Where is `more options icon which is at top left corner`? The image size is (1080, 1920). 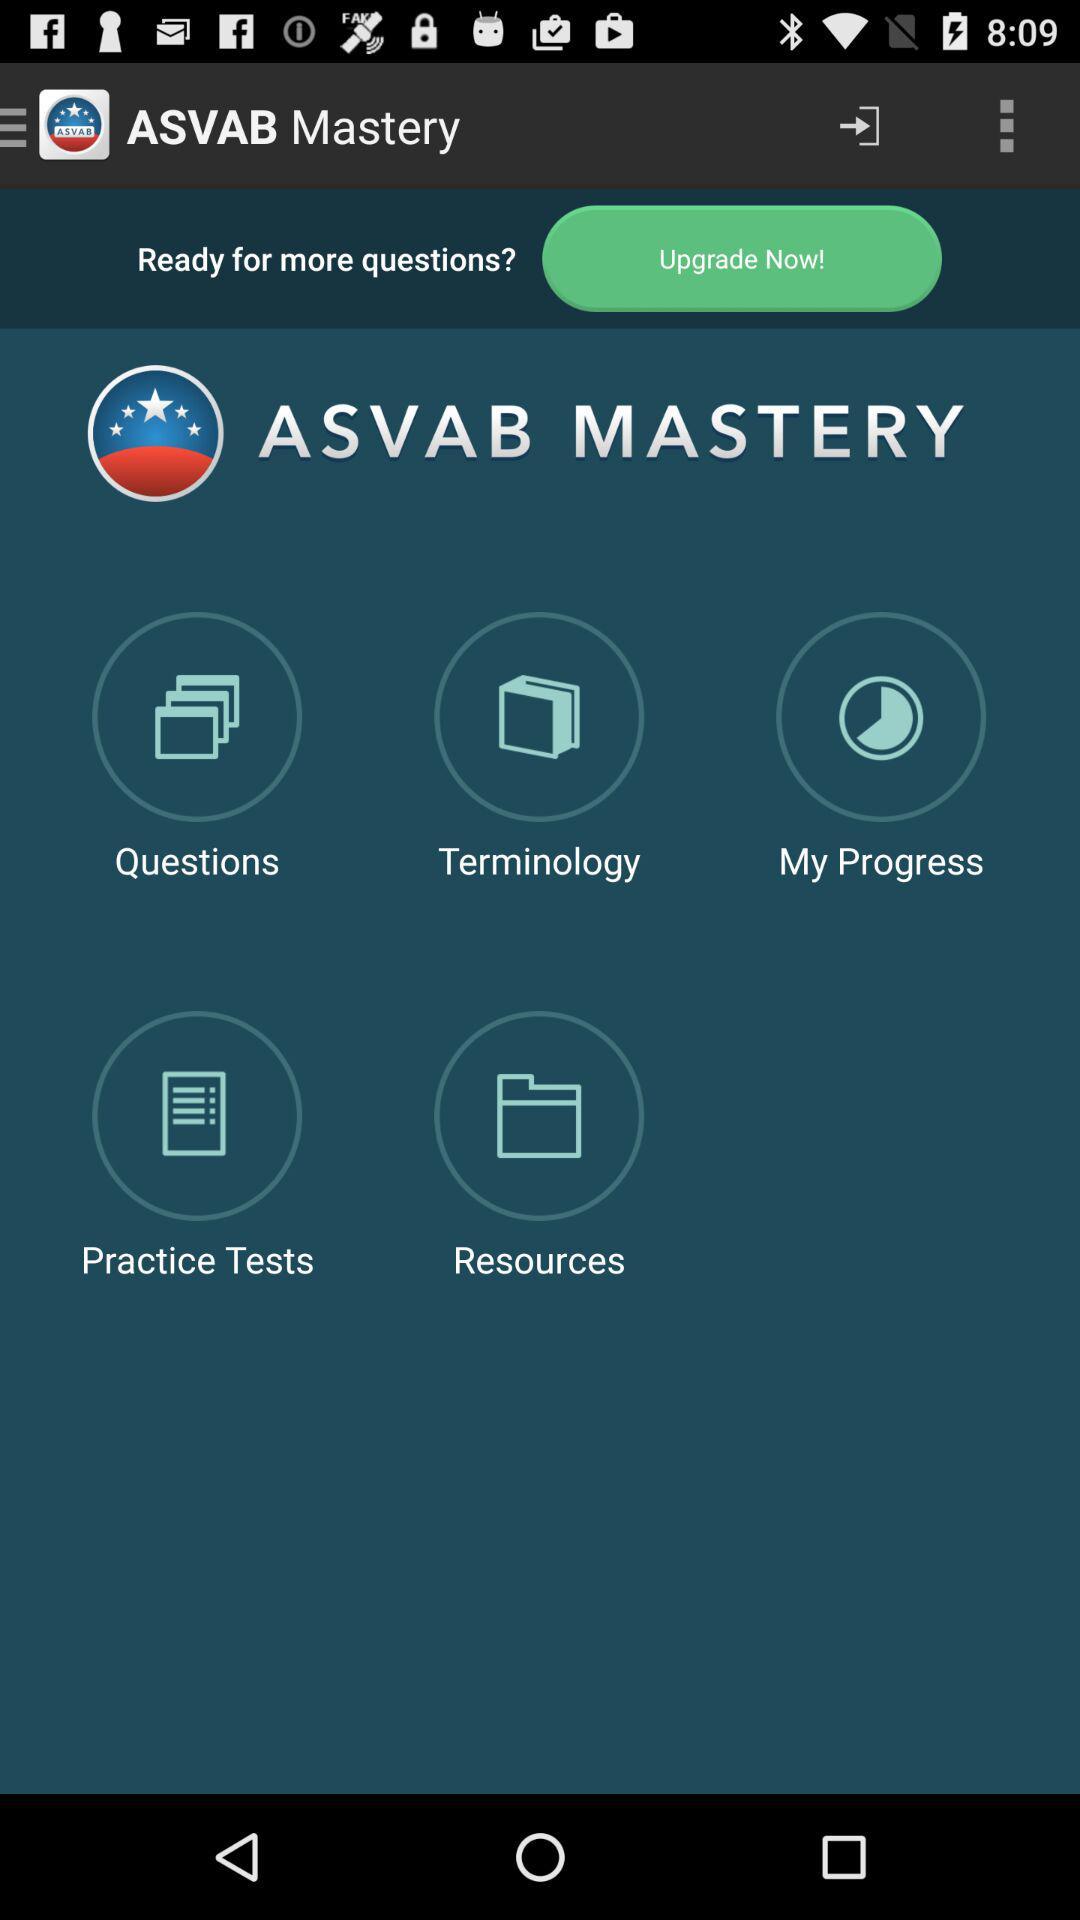 more options icon which is at top left corner is located at coordinates (1006, 124).